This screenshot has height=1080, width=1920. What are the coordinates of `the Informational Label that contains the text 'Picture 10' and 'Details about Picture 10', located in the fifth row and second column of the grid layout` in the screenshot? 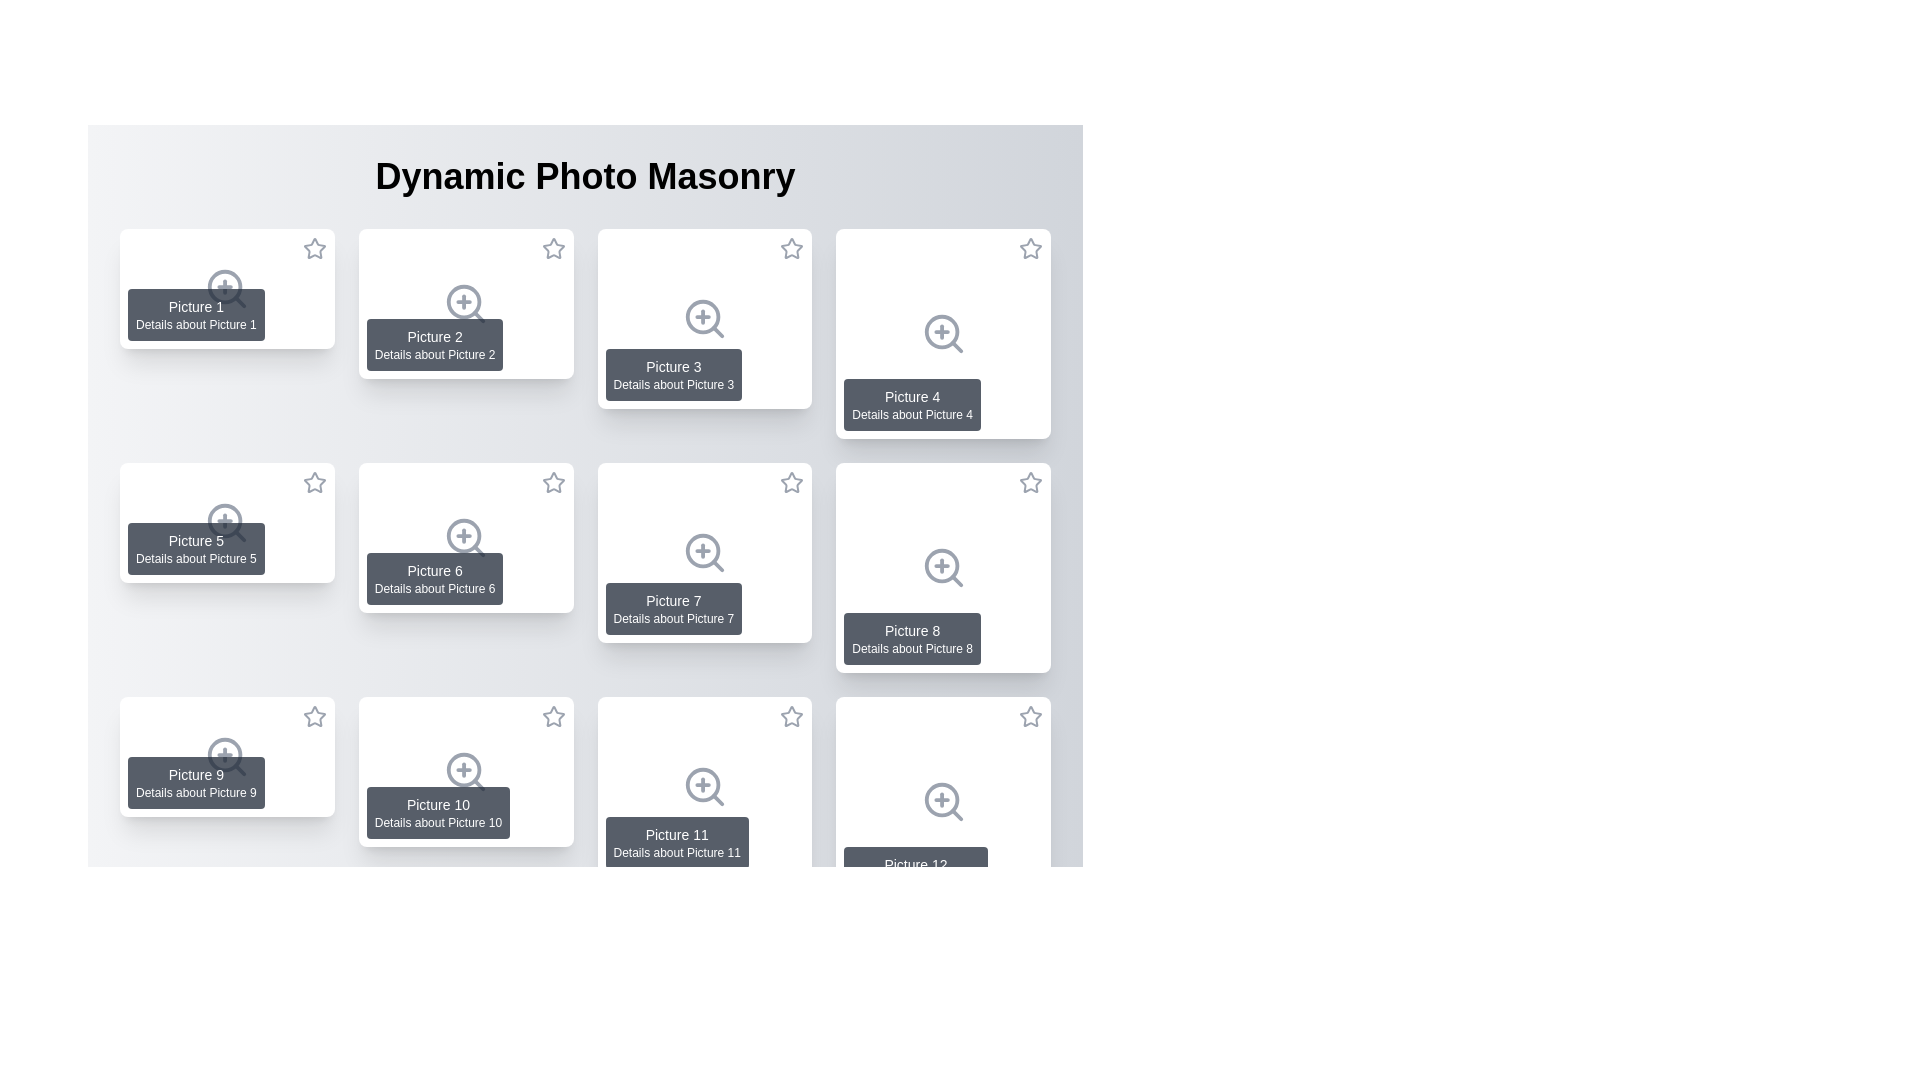 It's located at (437, 813).